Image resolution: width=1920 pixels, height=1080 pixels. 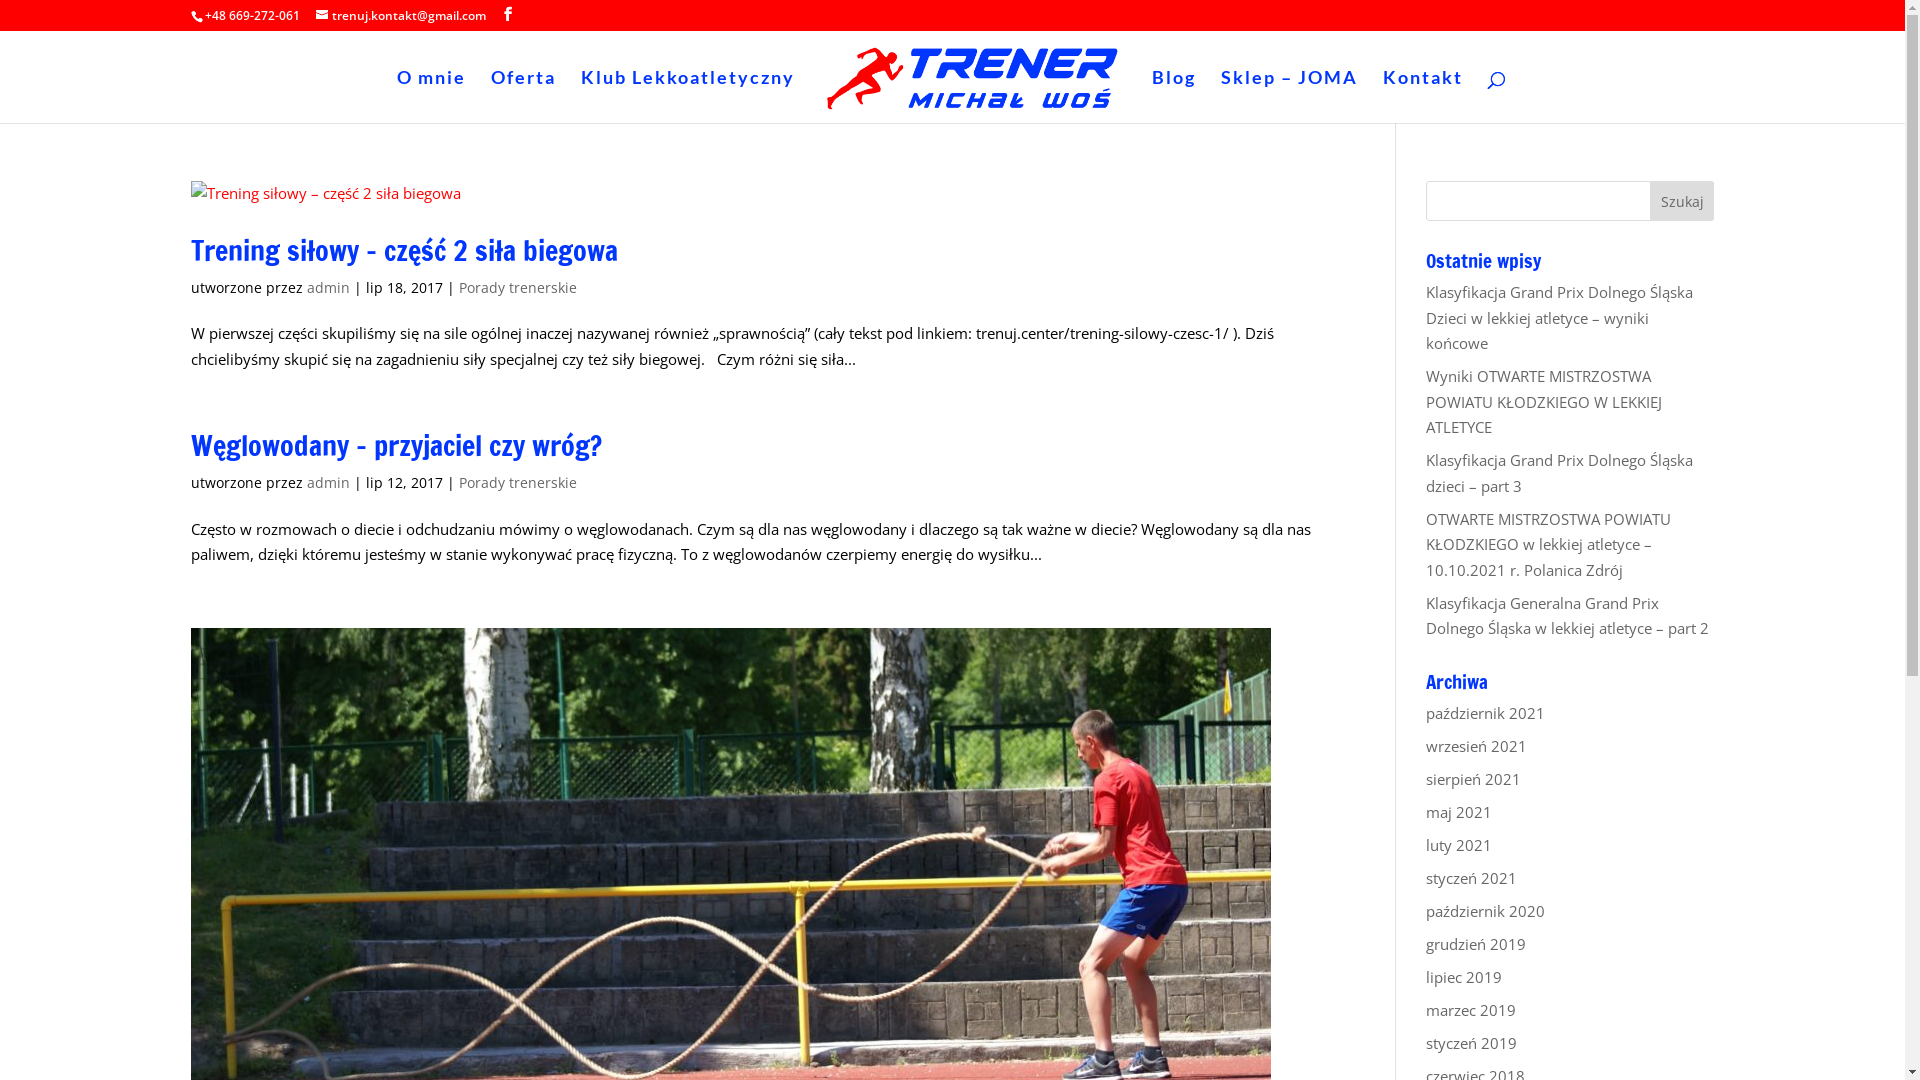 What do you see at coordinates (430, 96) in the screenshot?
I see `'O mnie'` at bounding box center [430, 96].